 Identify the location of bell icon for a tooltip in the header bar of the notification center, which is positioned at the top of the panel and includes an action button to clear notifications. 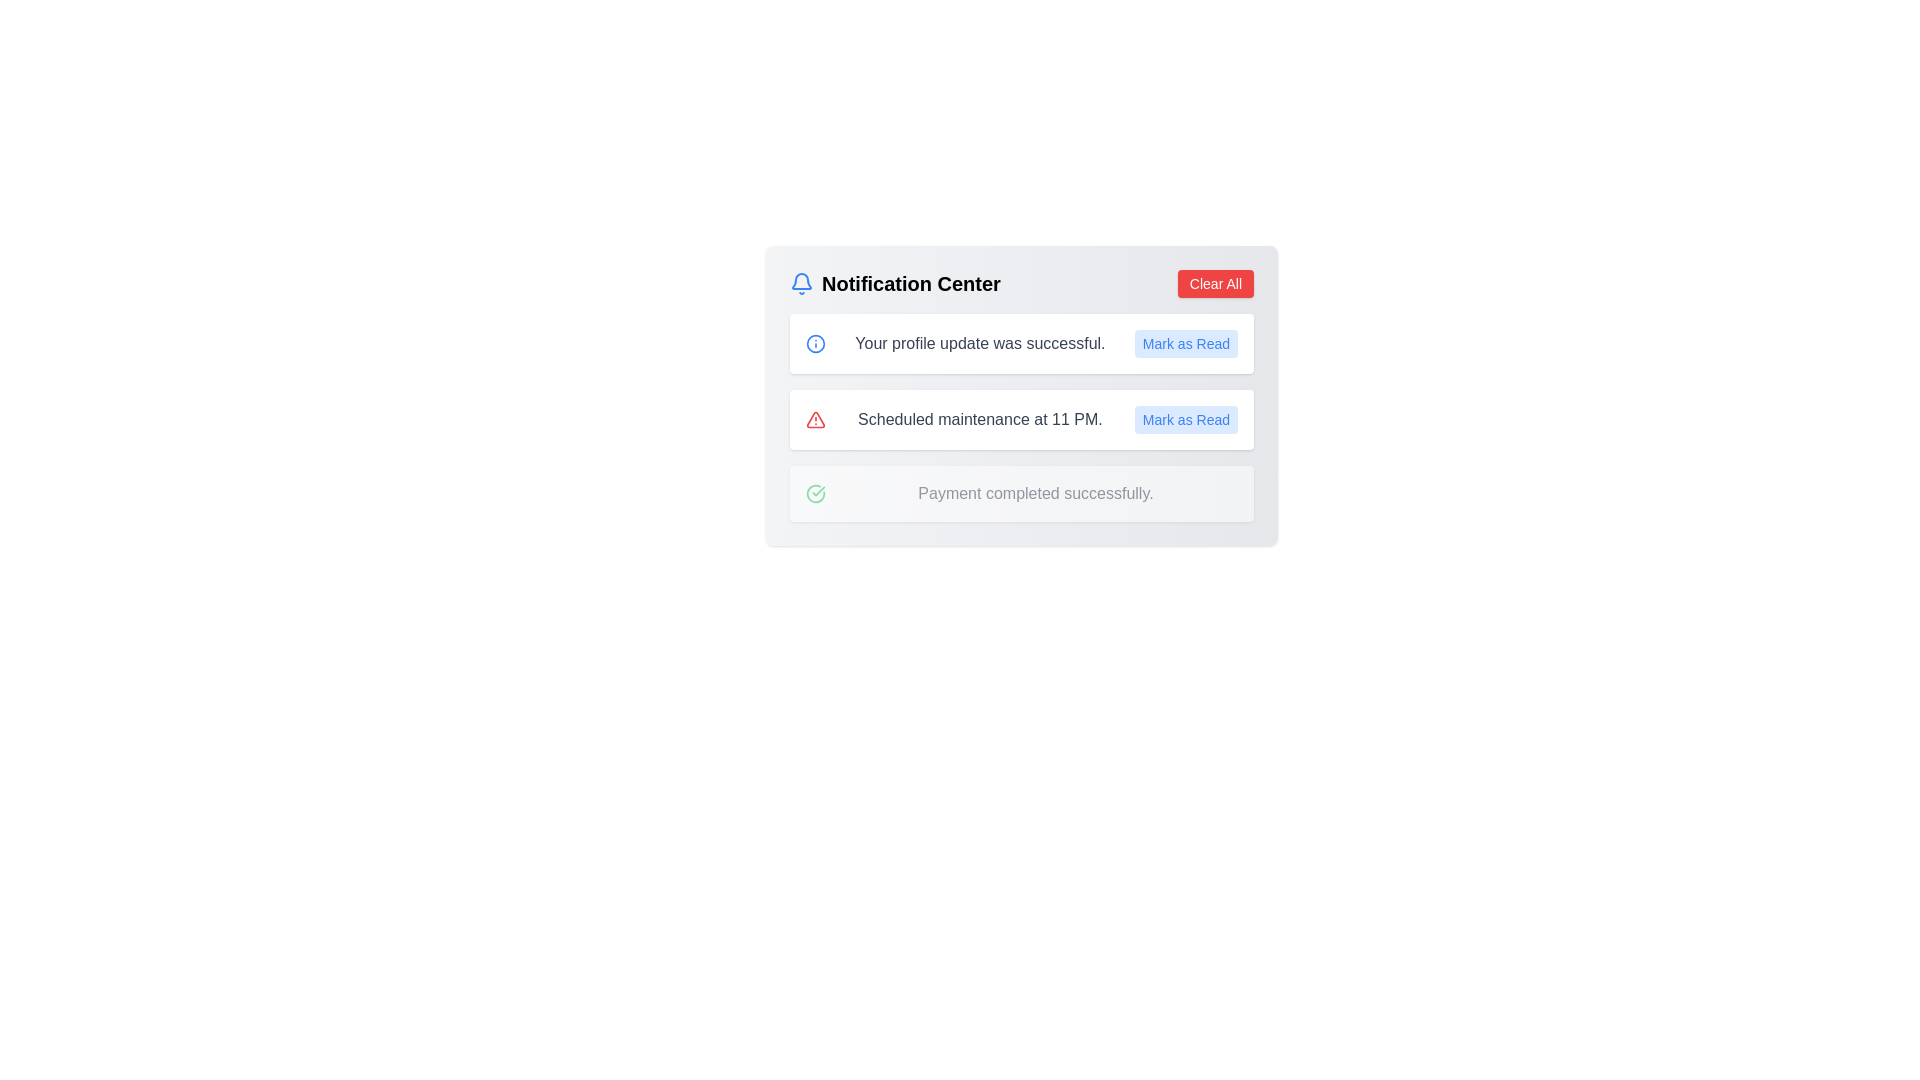
(1022, 284).